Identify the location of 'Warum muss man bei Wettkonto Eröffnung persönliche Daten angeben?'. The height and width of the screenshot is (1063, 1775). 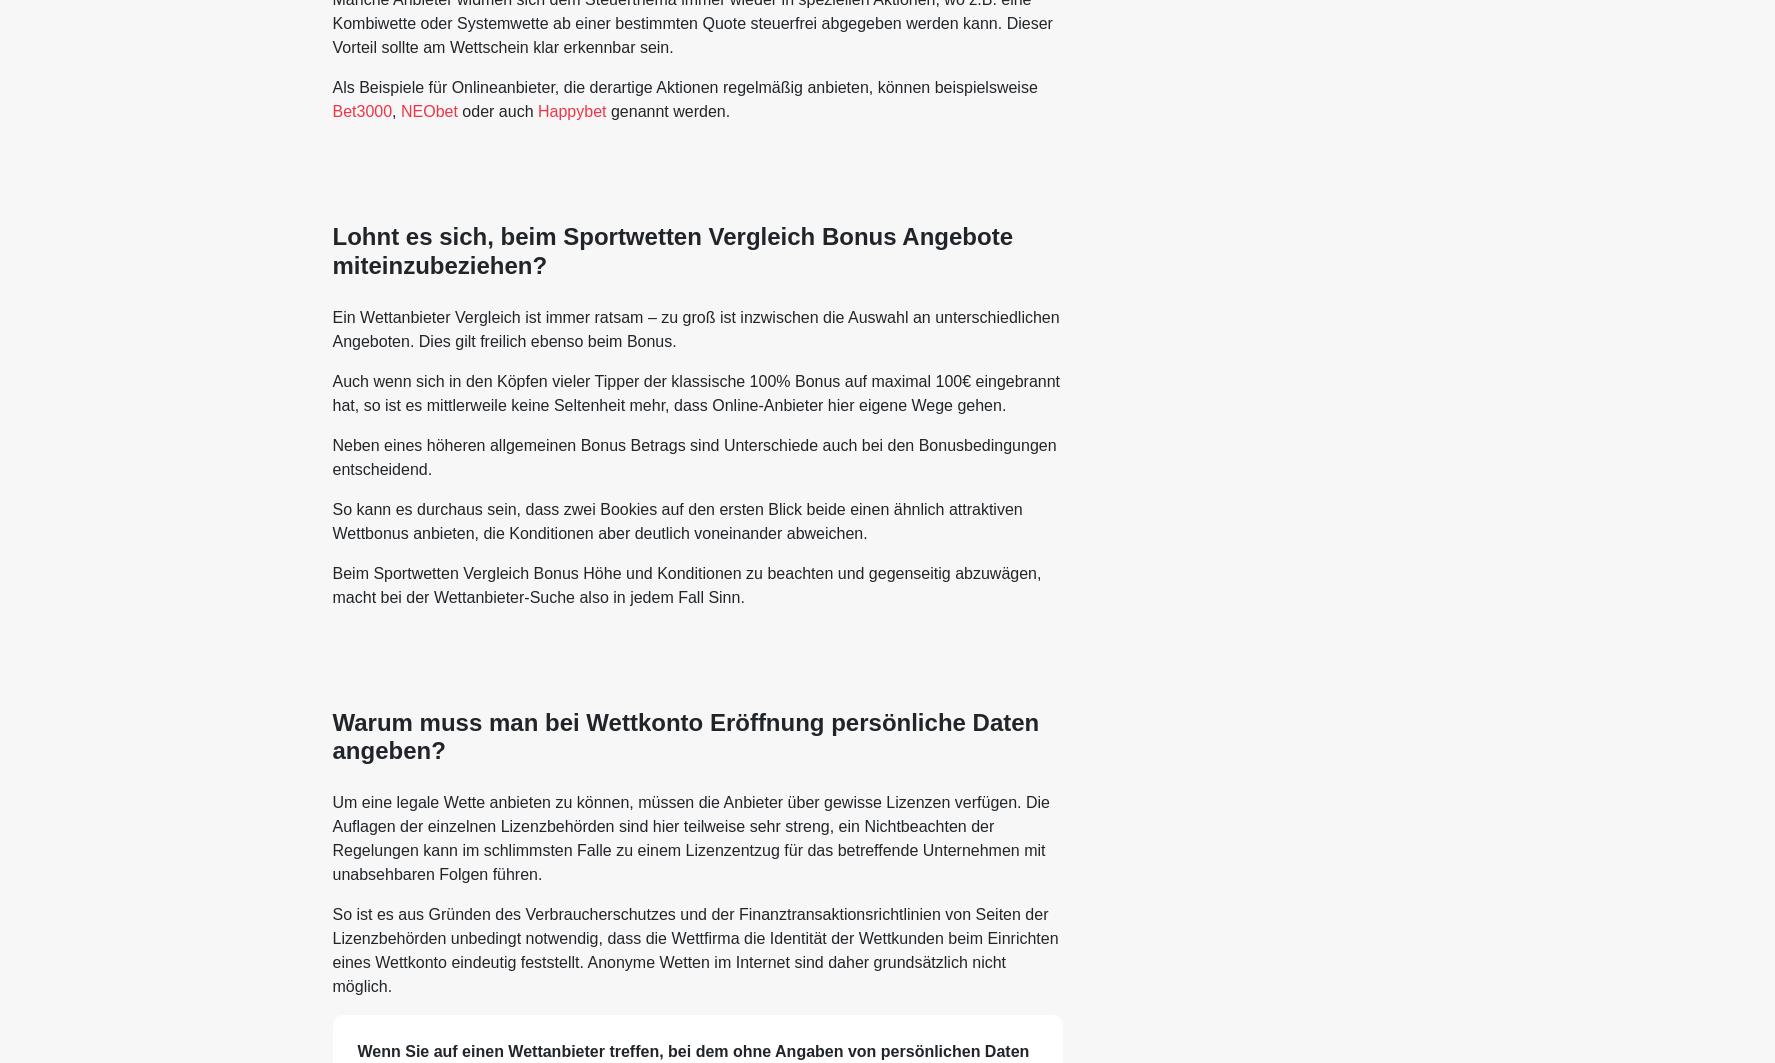
(684, 735).